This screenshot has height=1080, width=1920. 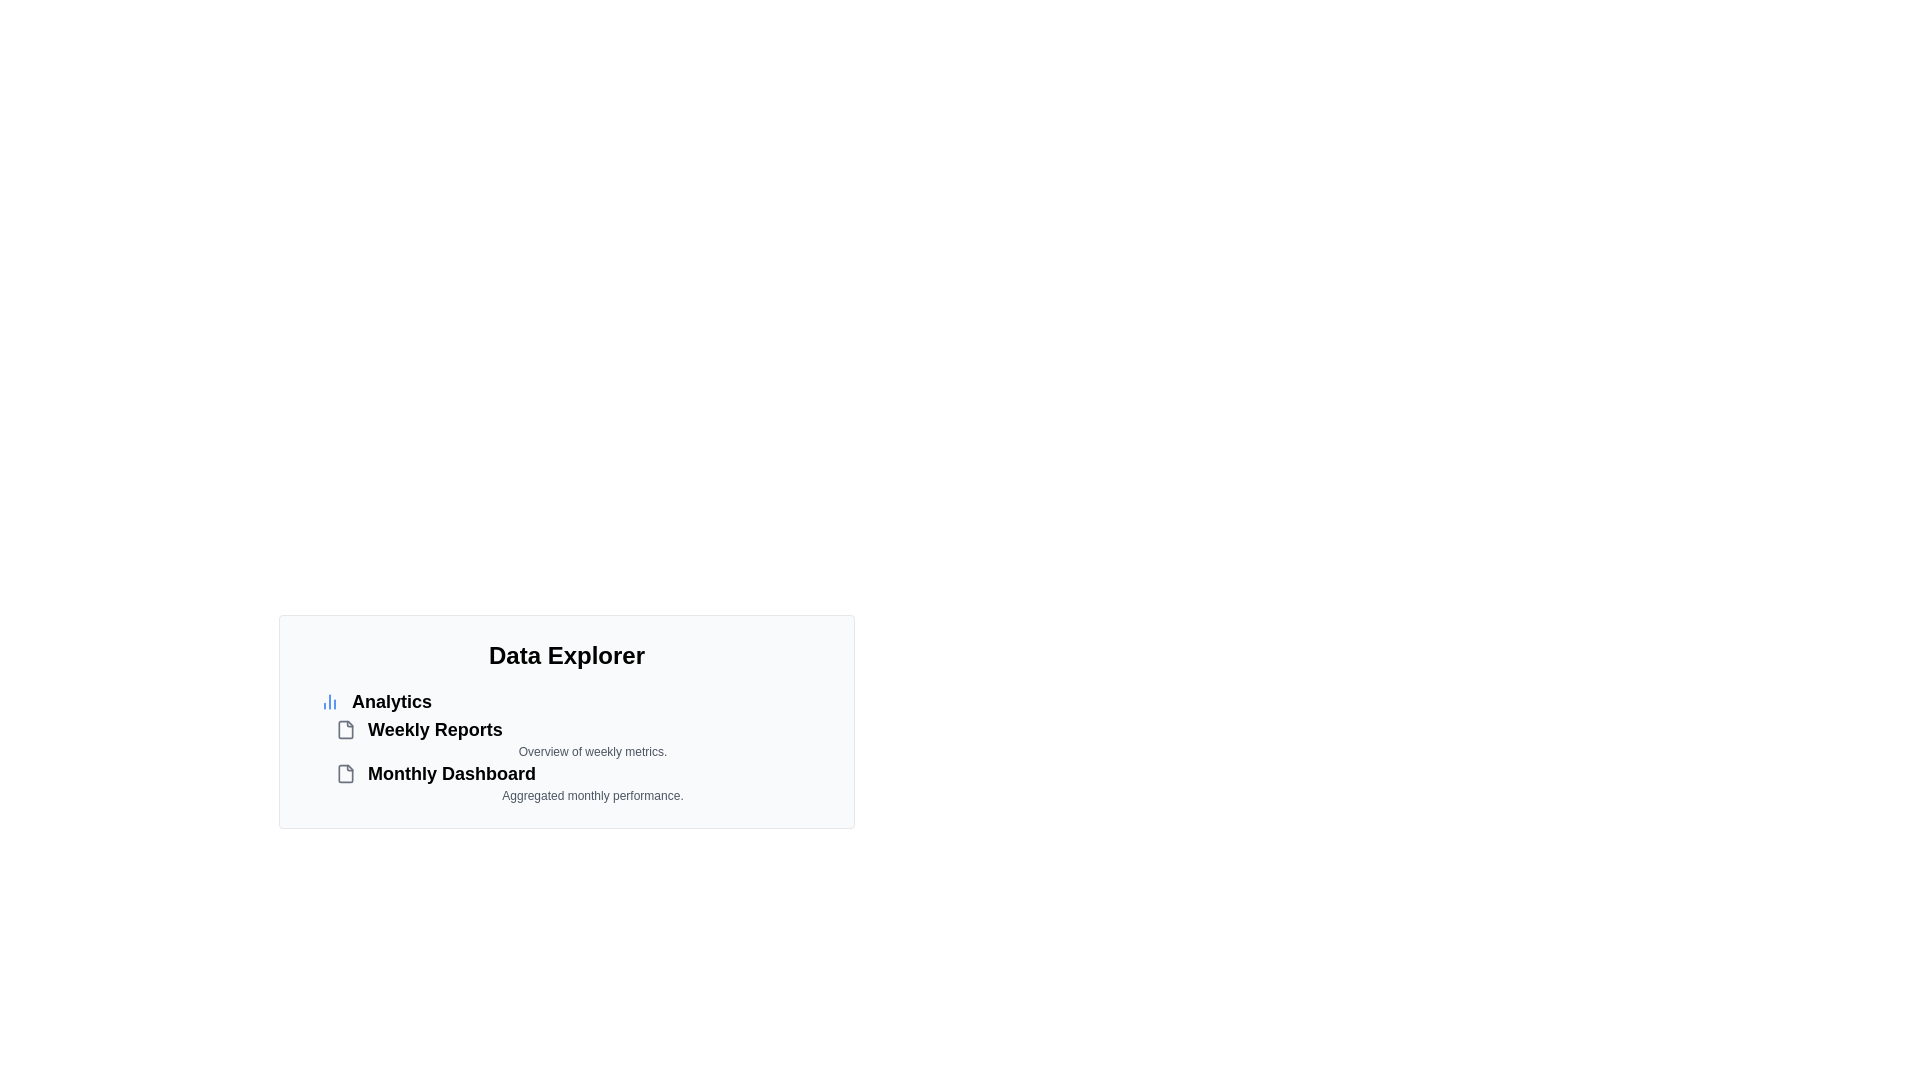 I want to click on the selectable Text item with subtitle that summarizes aggregated monthly data, located under the heading 'Data Explorer.', so click(x=581, y=781).